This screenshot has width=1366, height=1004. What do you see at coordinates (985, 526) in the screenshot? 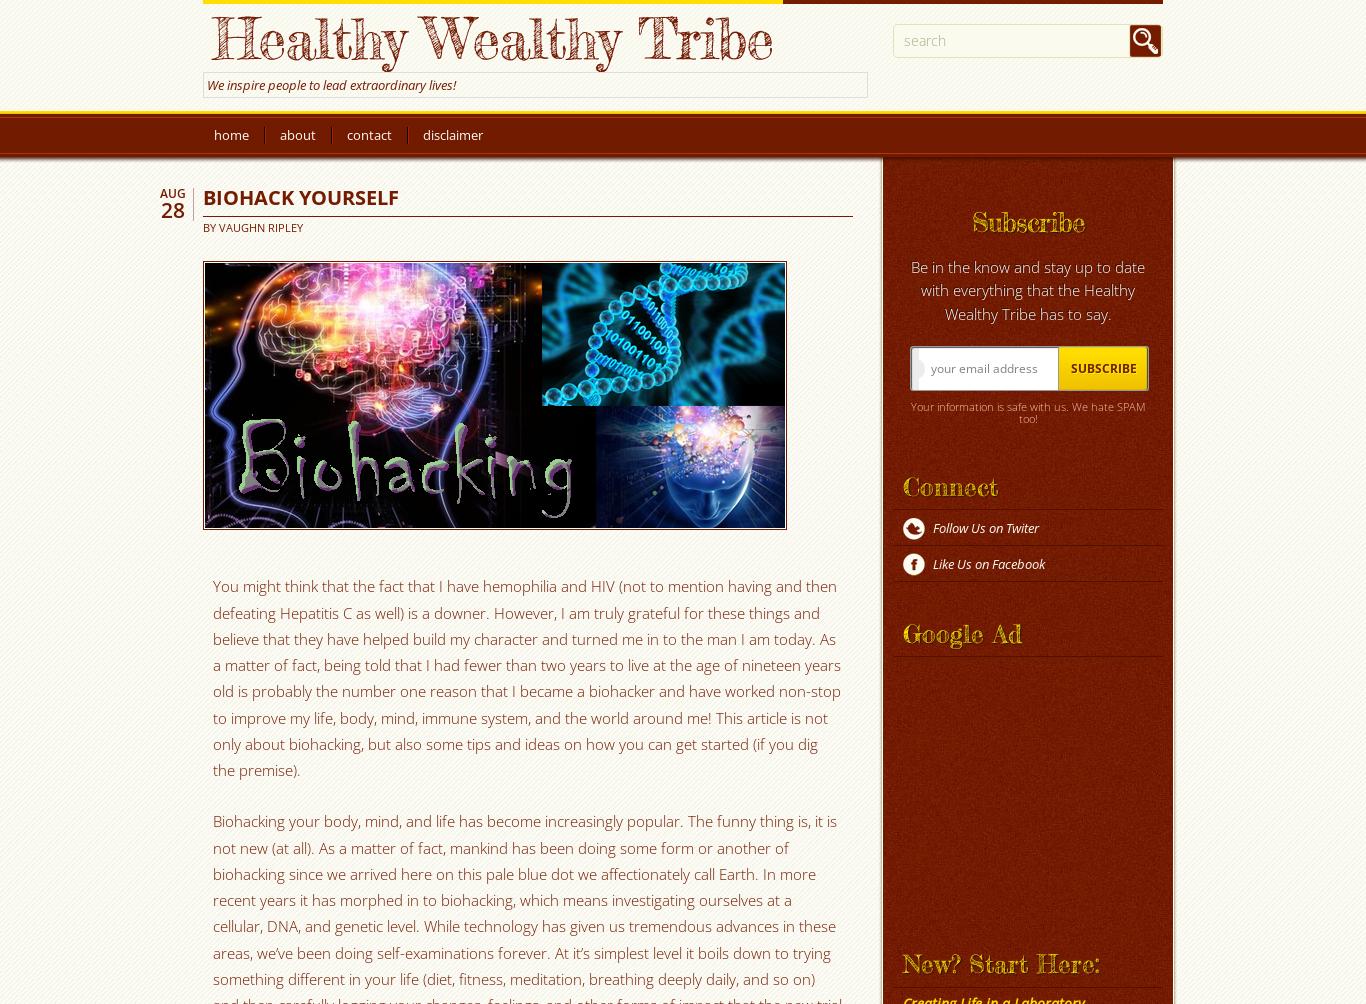
I see `'Follow Us on Twiter'` at bounding box center [985, 526].